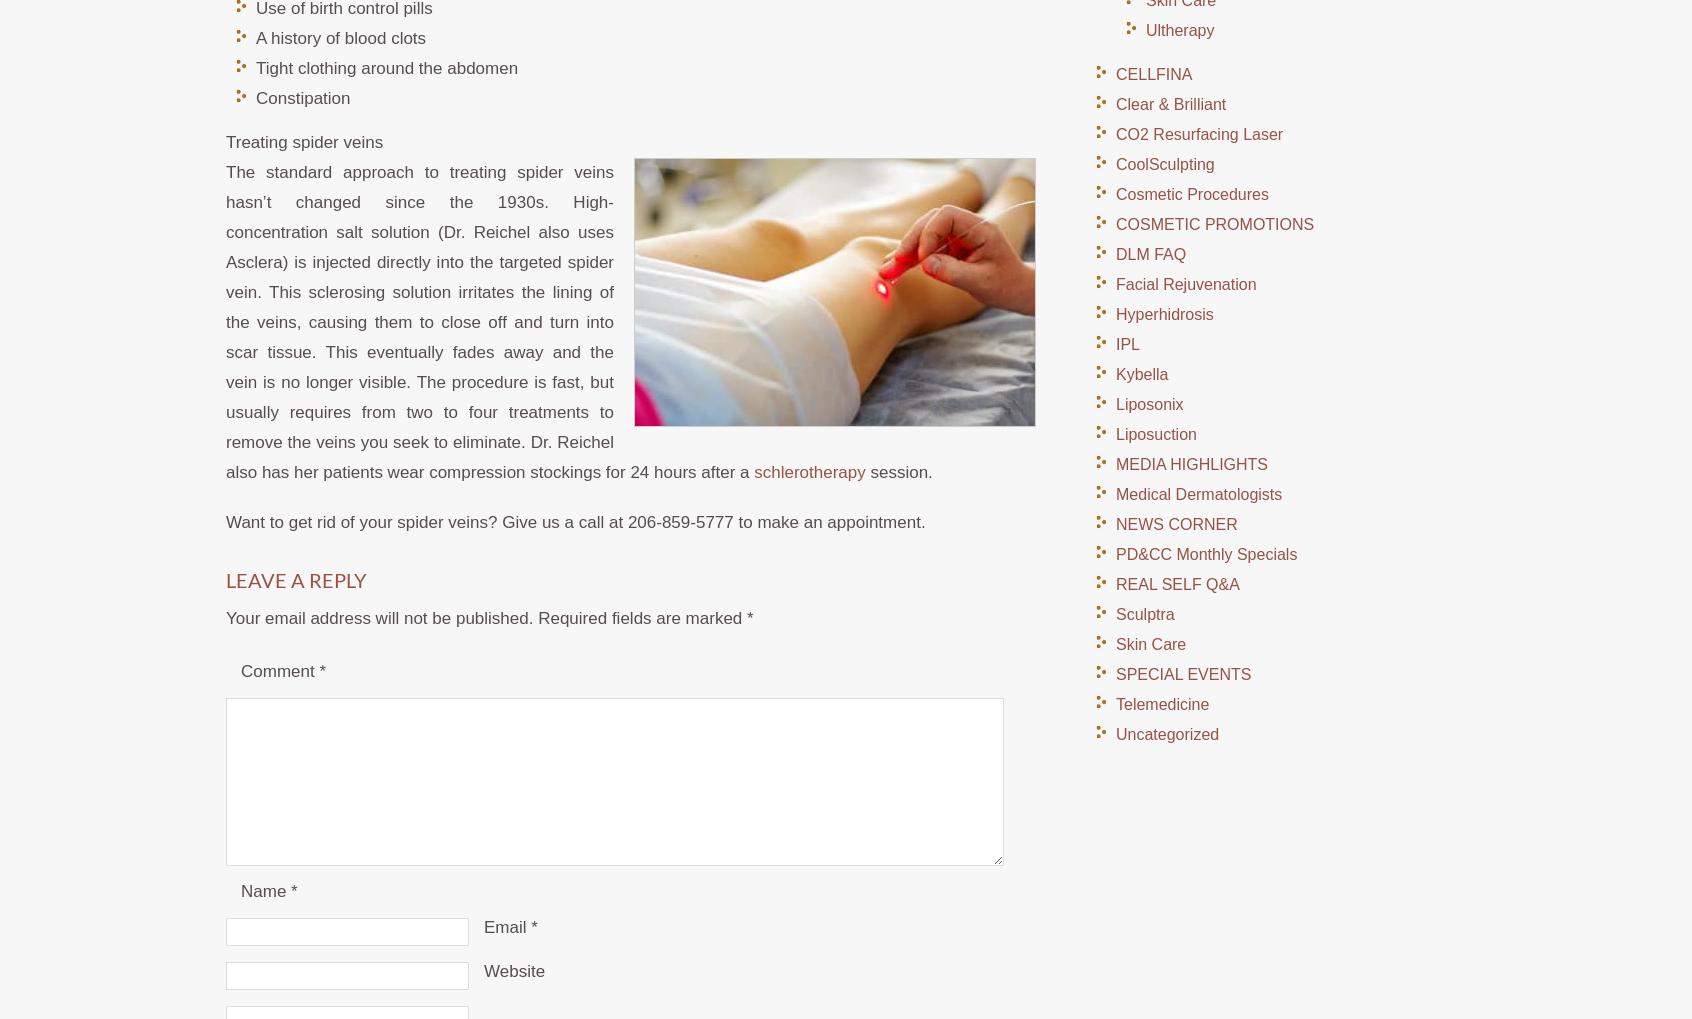 Image resolution: width=1692 pixels, height=1019 pixels. Describe the element at coordinates (1161, 704) in the screenshot. I see `'Telemedicine'` at that location.